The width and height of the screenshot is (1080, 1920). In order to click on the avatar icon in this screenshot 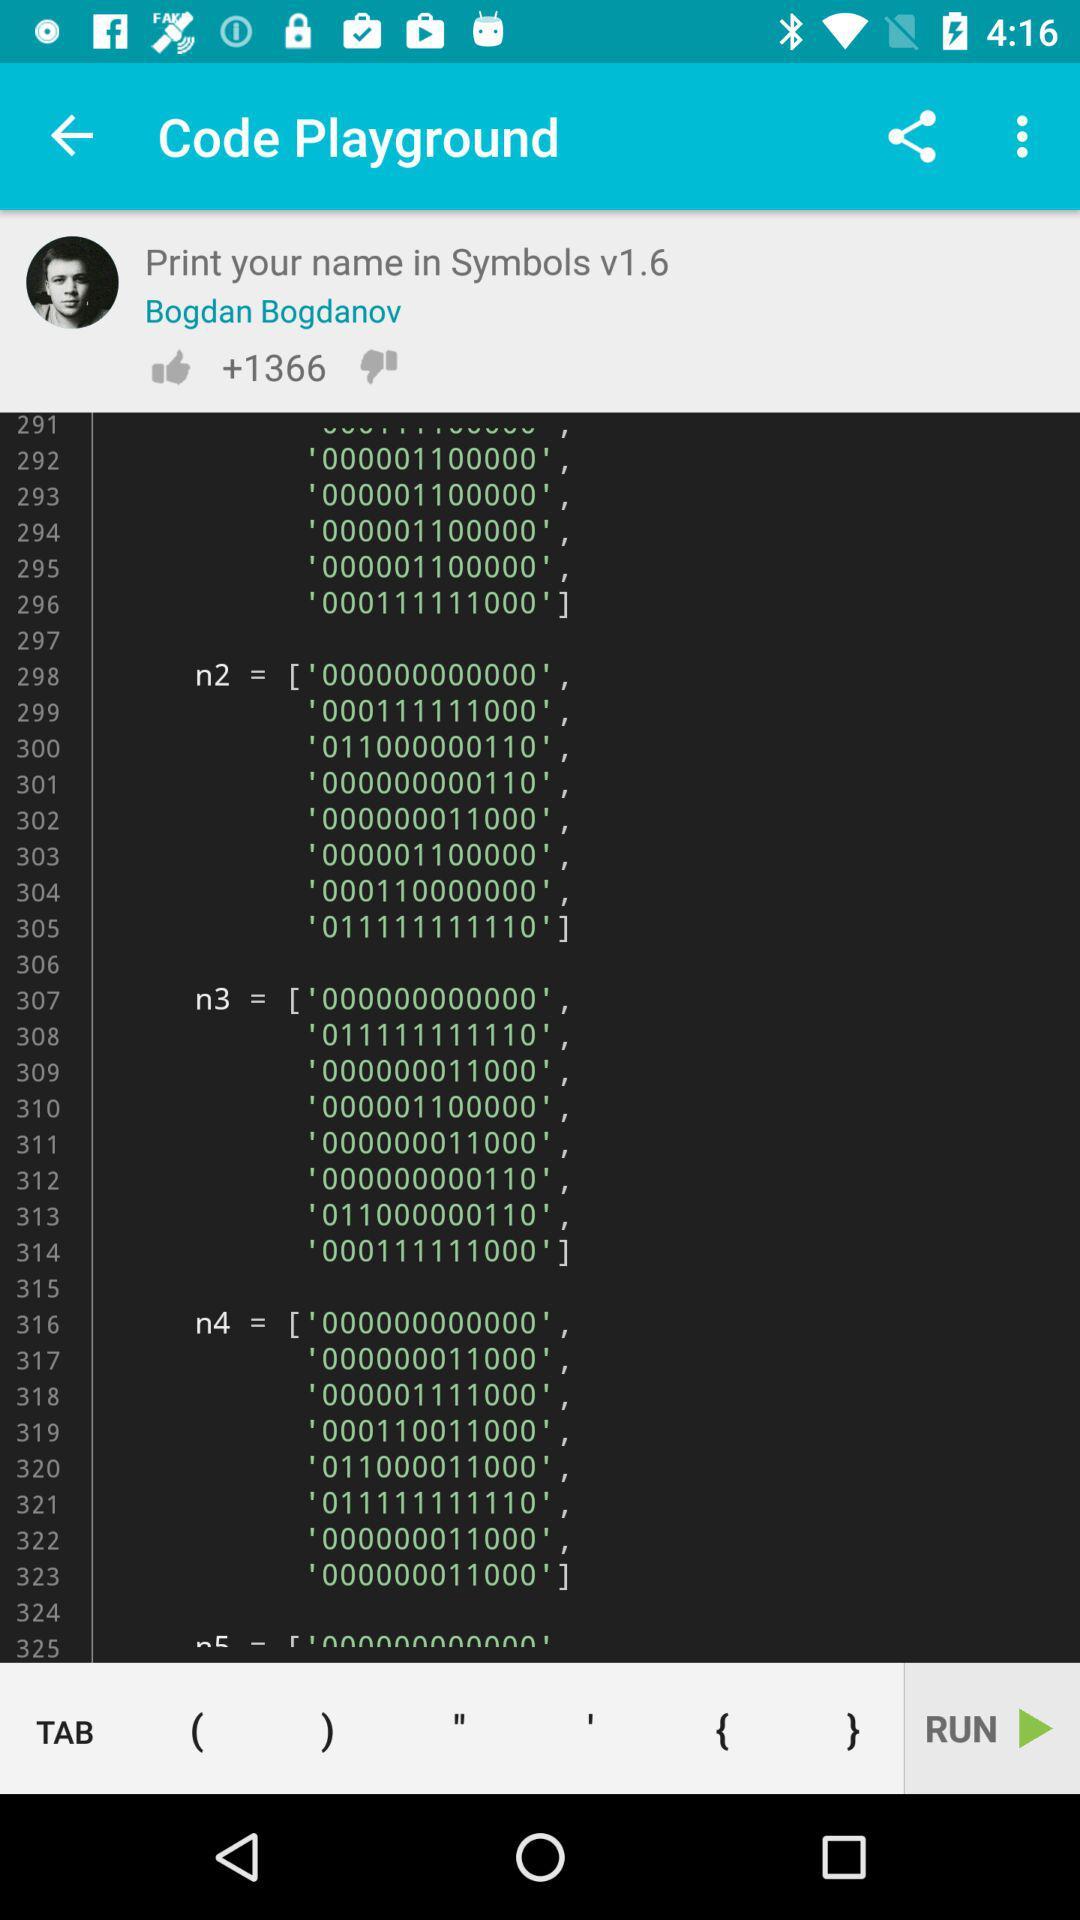, I will do `click(71, 281)`.